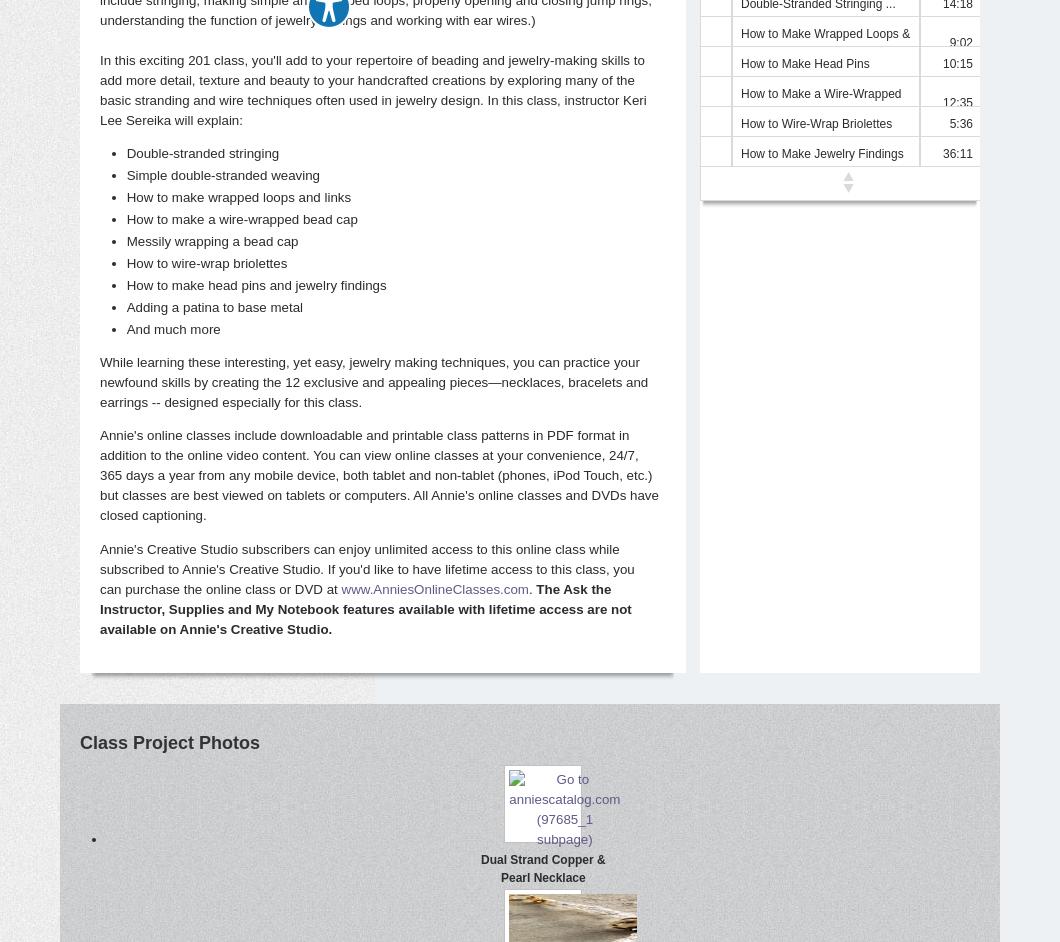 This screenshot has height=942, width=1060. Describe the element at coordinates (99, 382) in the screenshot. I see `'While learning these interesting, yet easy, jewelry making techniques, you can practice your newfound skills by creating the 12 exclusive and appealing pieces—necklaces, bracelets and earrings -- designed especially for this class.'` at that location.